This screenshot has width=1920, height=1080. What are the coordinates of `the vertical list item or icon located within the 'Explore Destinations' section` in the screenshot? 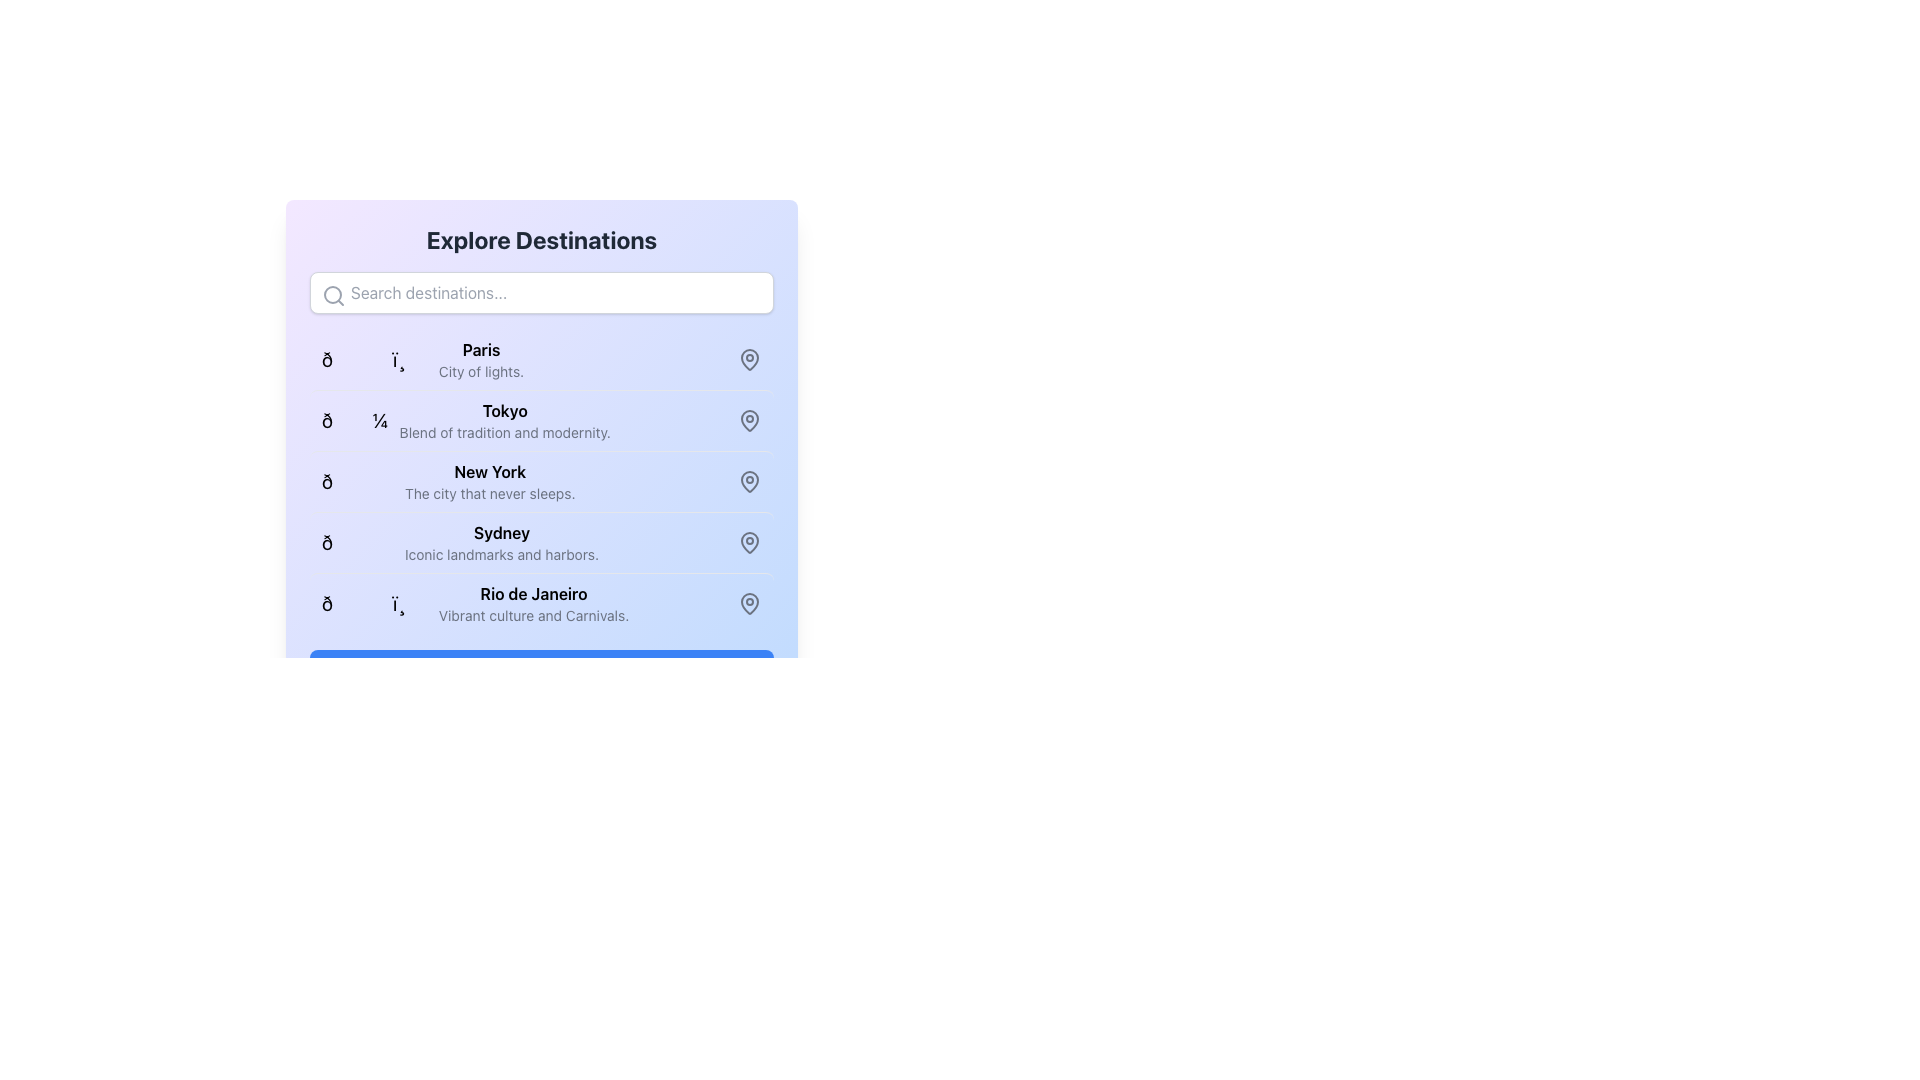 It's located at (542, 482).